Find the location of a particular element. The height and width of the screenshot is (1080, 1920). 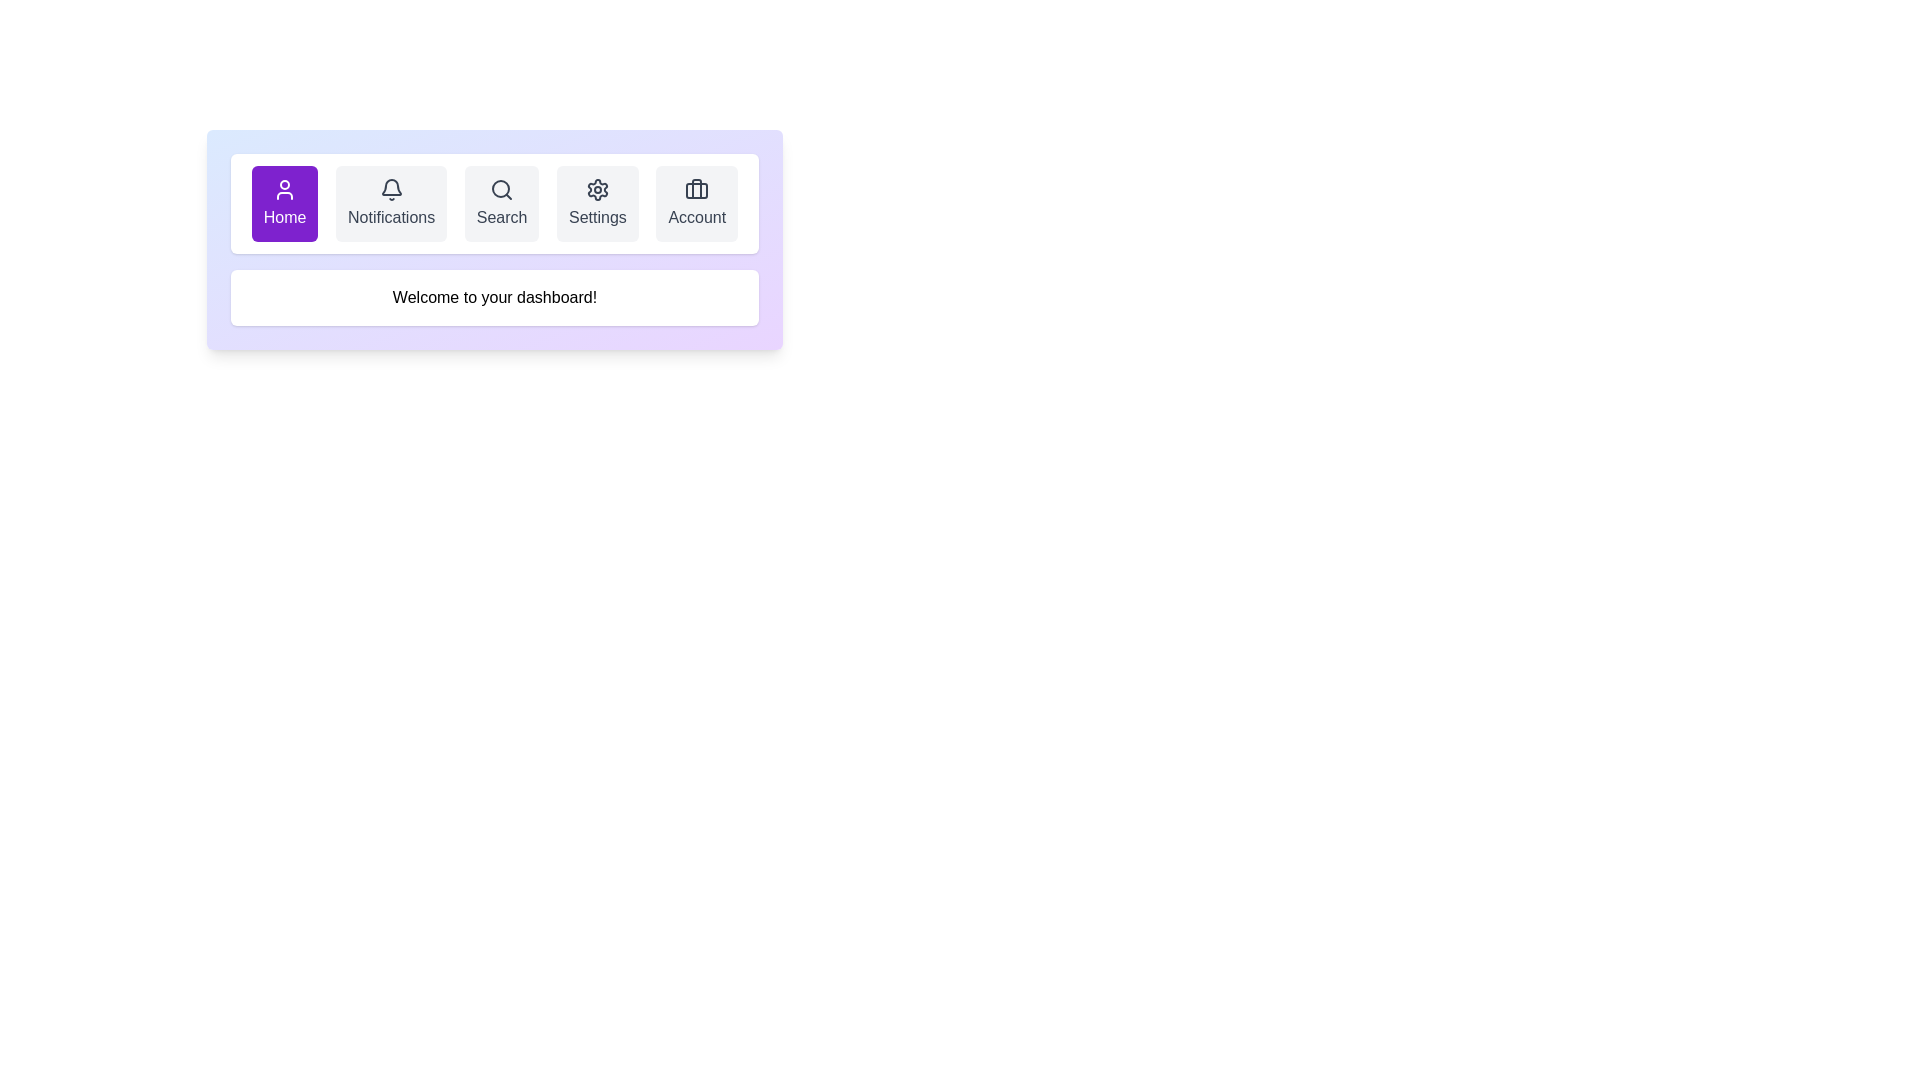

the 'Account' button, which is a rectangular button with a light gray background, rounded corners, and contains a briefcase icon above the label 'Account'. It is the fifth button in a horizontal navigation bar, located at the rightmost position next to the 'Settings' button is located at coordinates (696, 204).